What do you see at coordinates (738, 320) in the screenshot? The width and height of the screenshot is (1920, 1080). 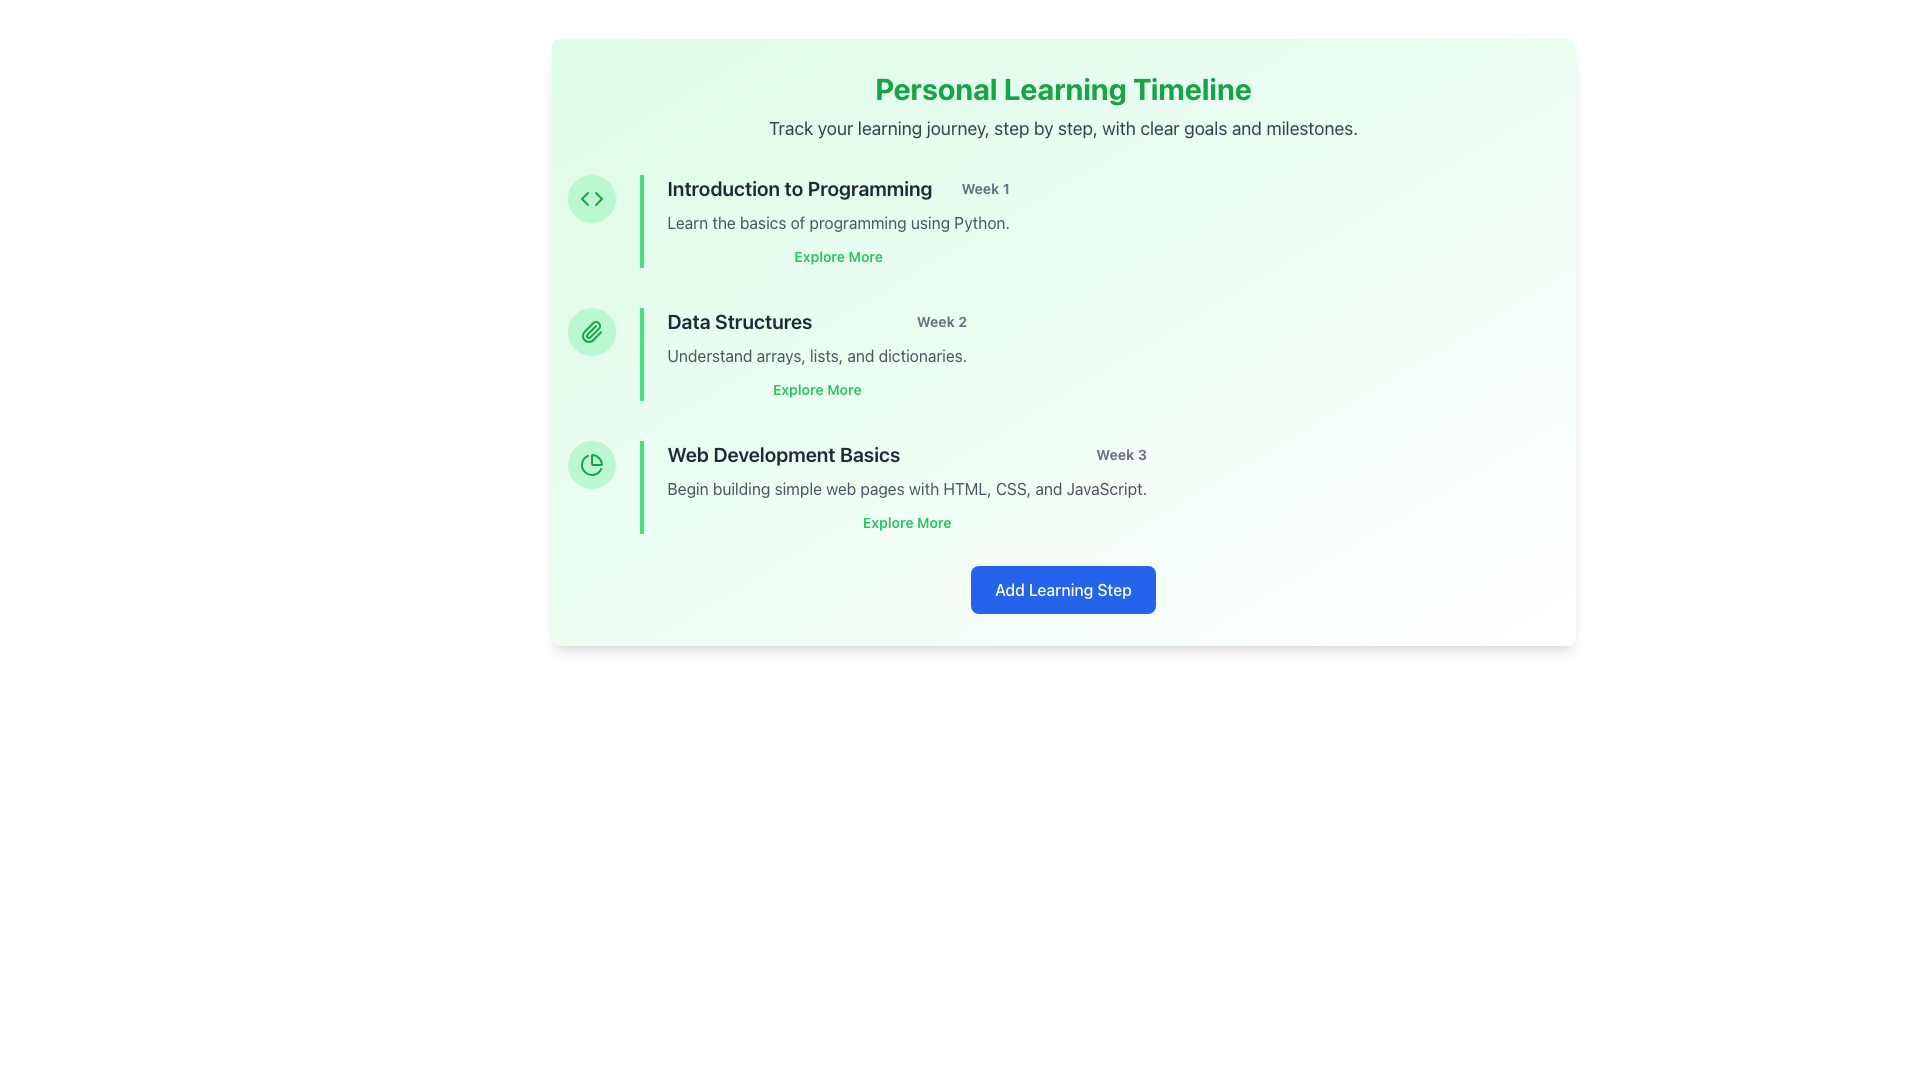 I see `the Text Label that serves as a title for the course section, positioned below 'Introduction to Programming' and above 'Web Development Basics'` at bounding box center [738, 320].